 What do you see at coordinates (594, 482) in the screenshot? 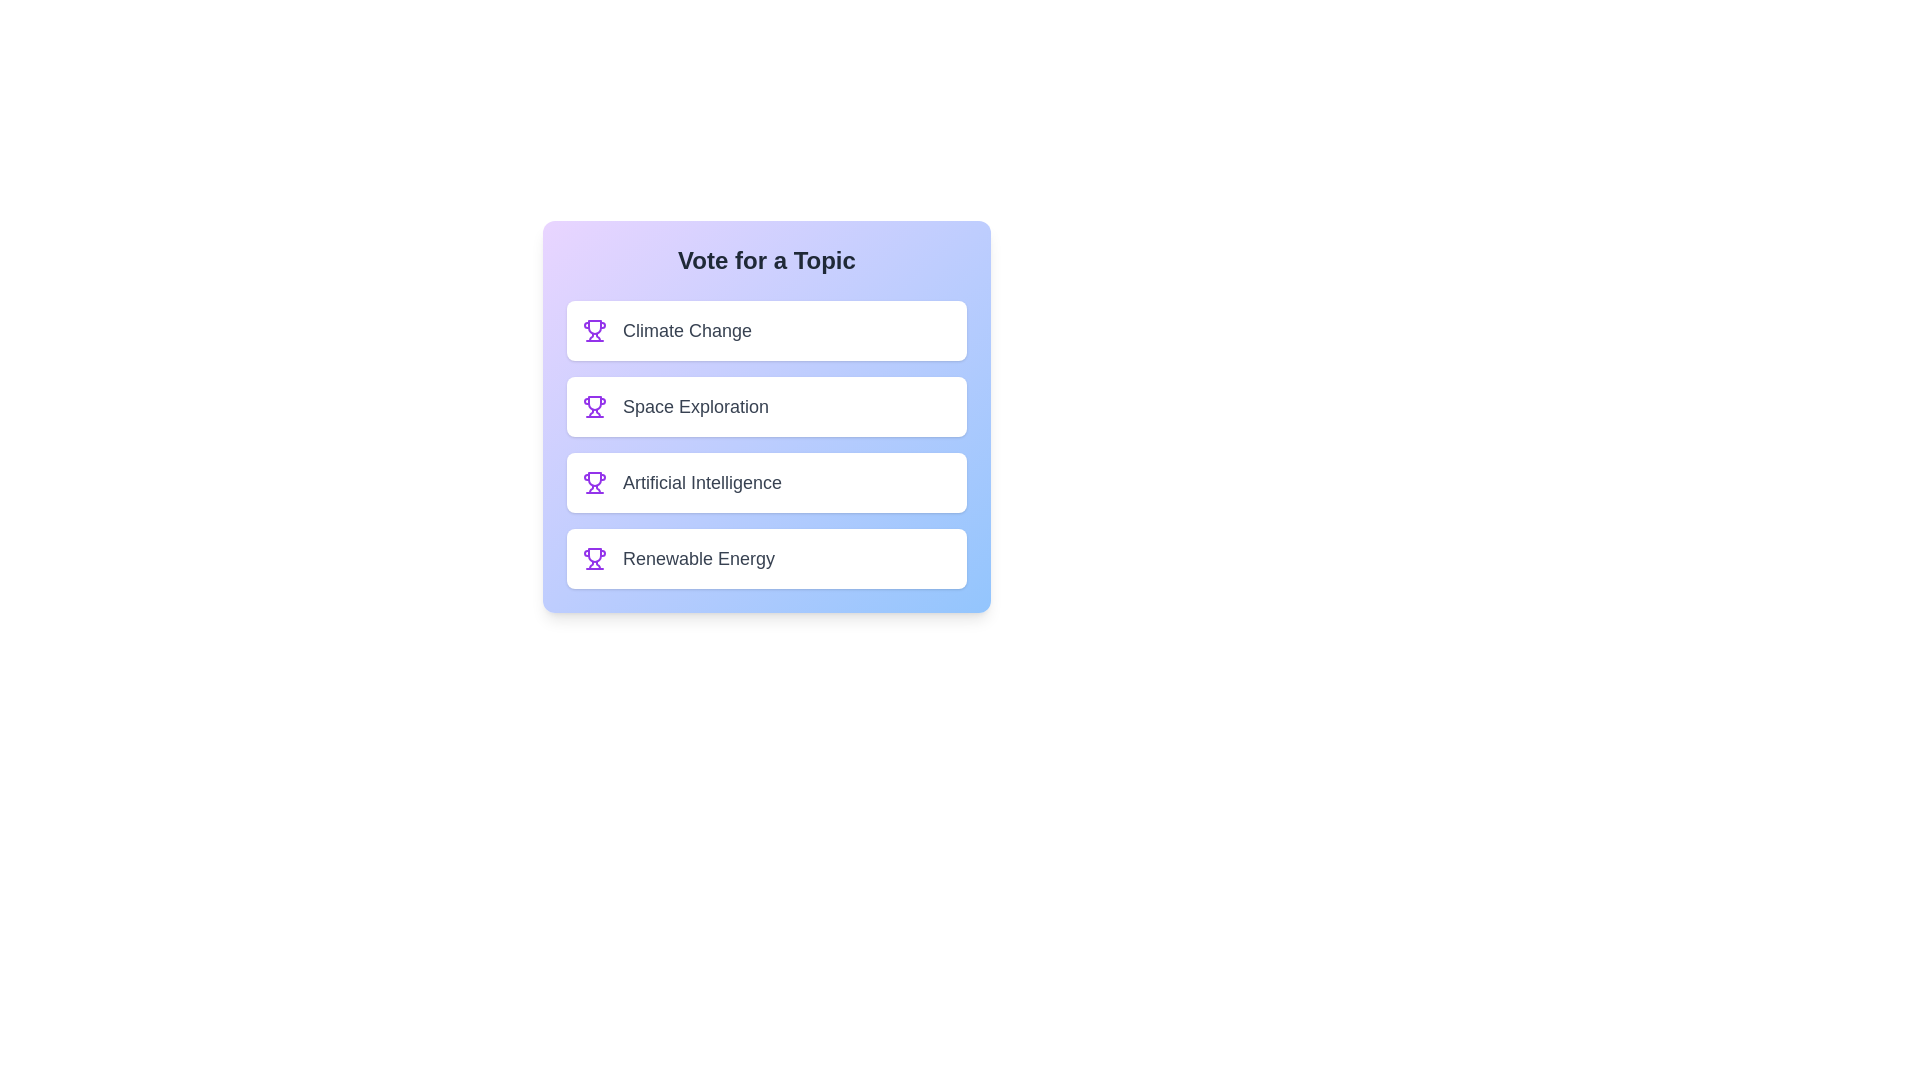
I see `the trophy icon that symbolizes achievement related to the 'Artificial Intelligence' option in the 'Vote for a Topic' panel` at bounding box center [594, 482].